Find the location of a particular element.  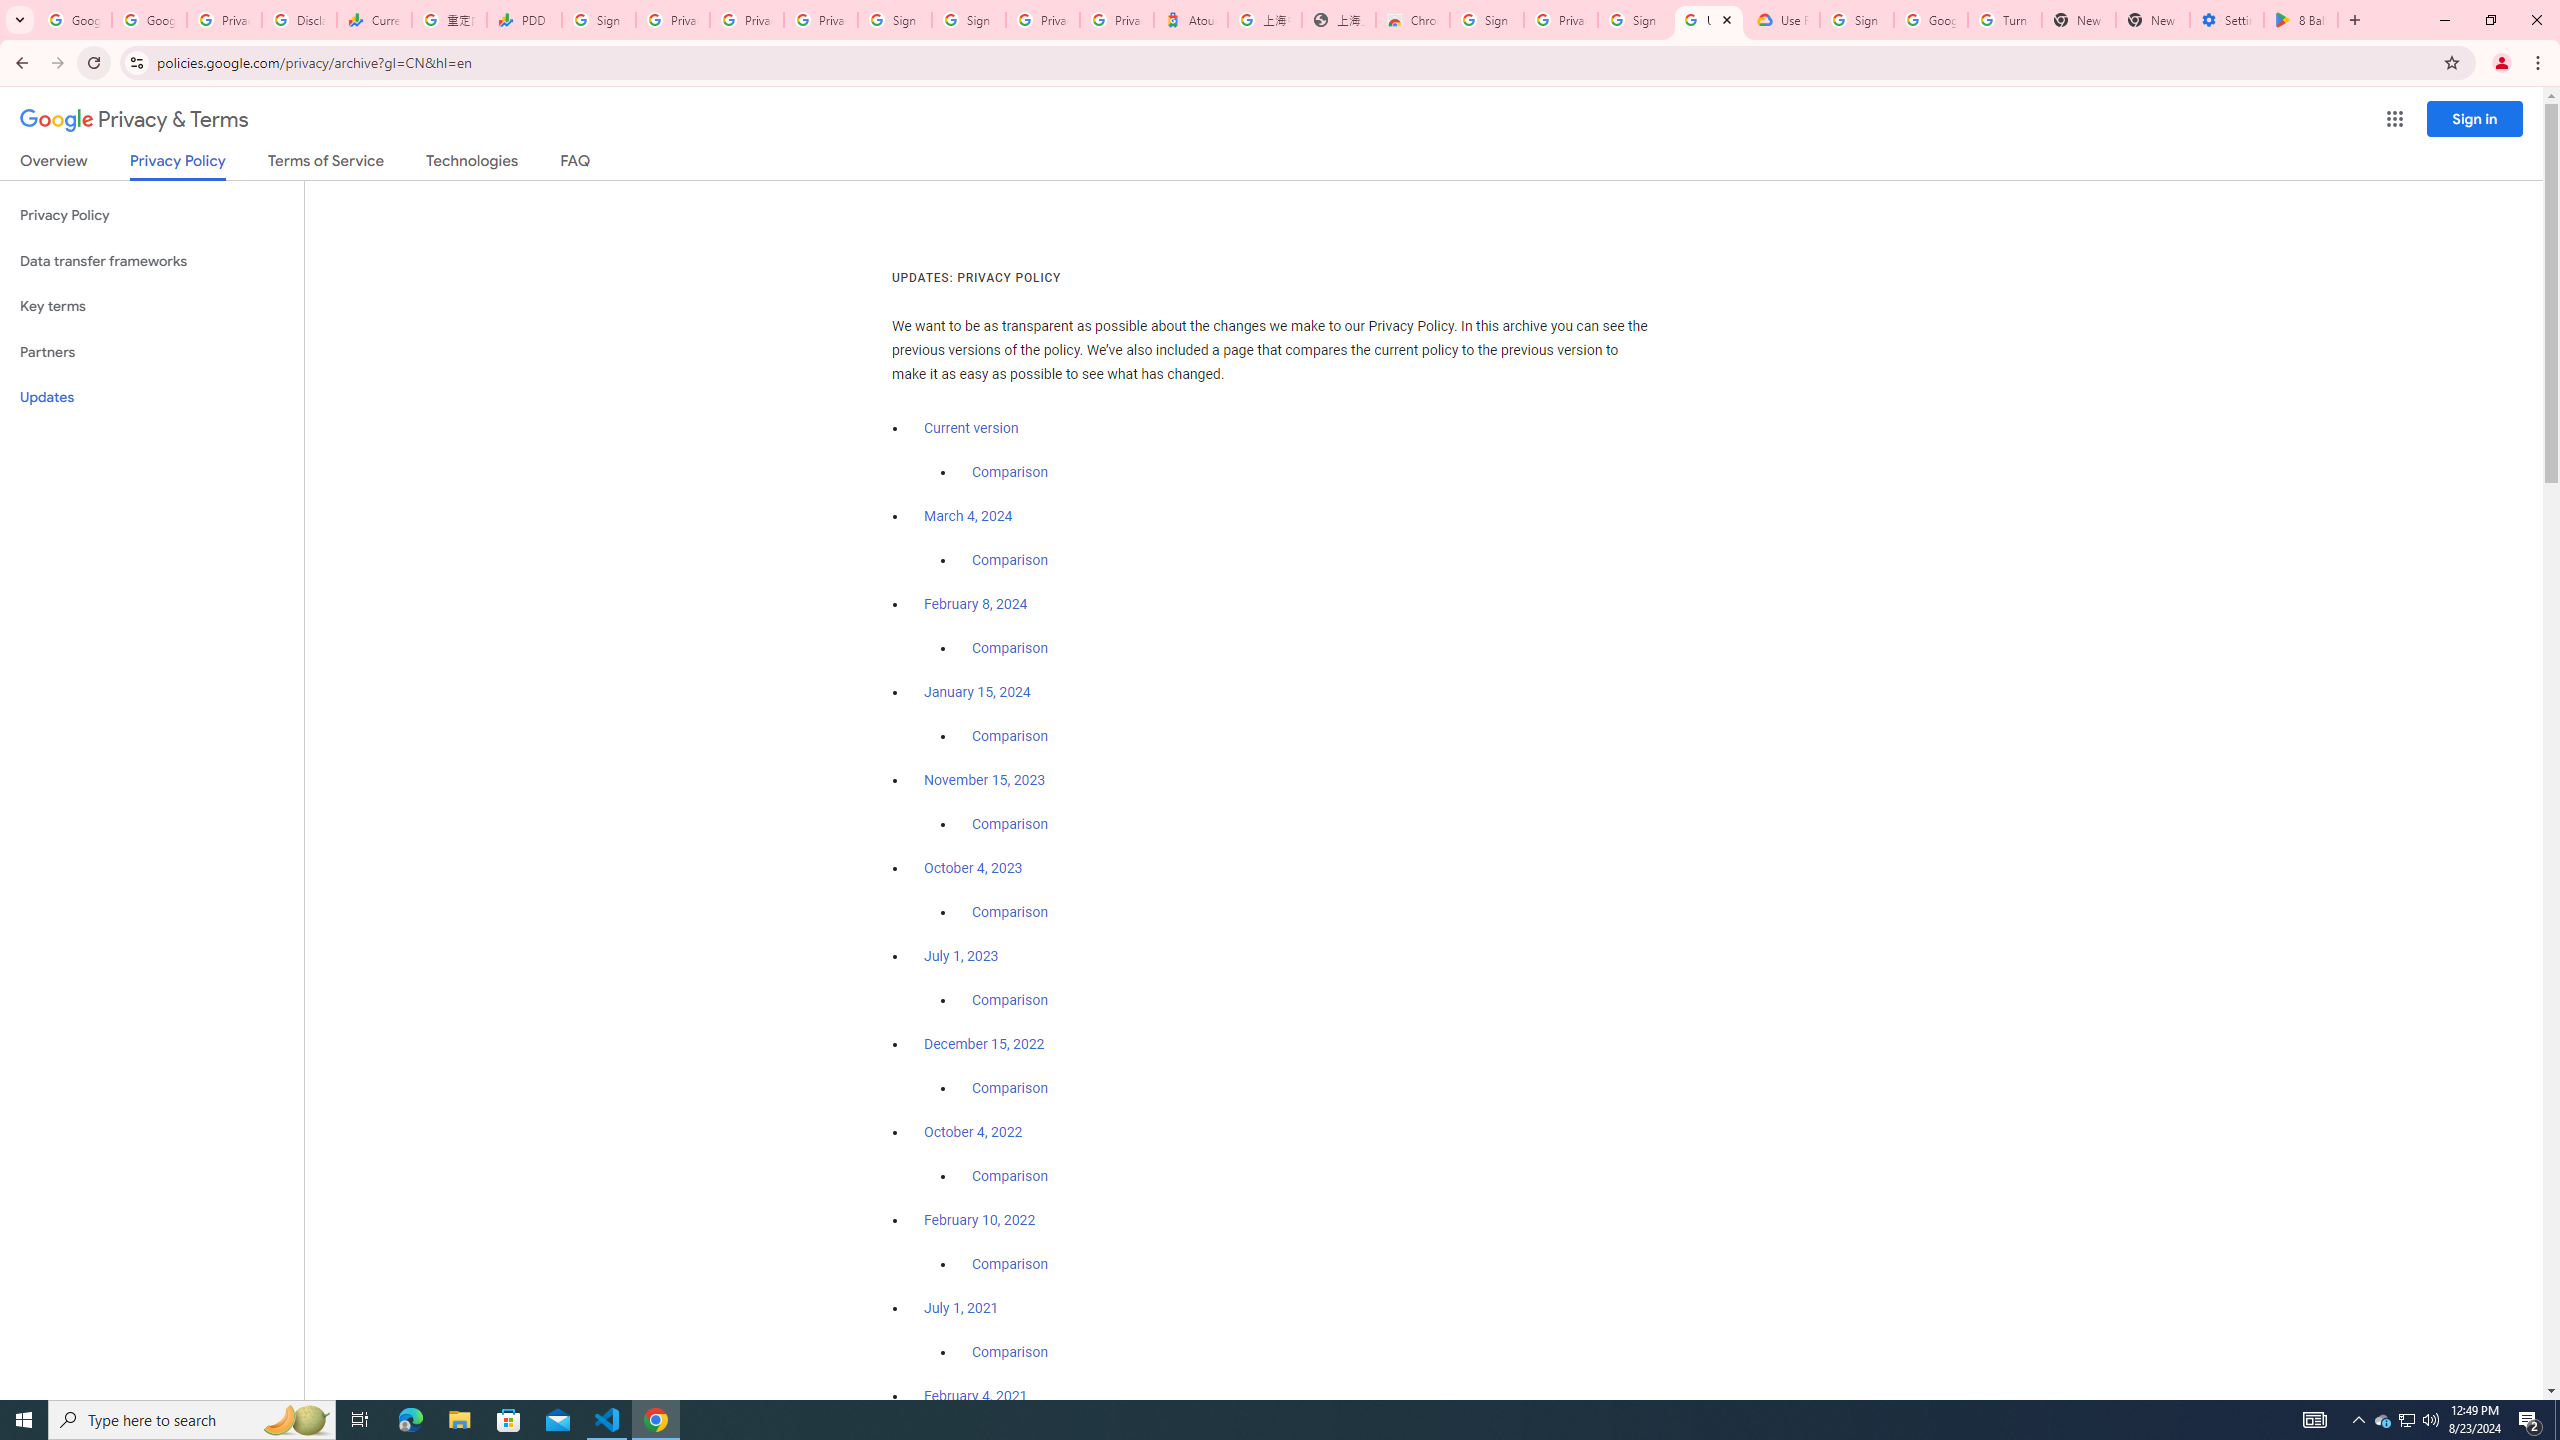

'Google Workspace Admin Community' is located at coordinates (73, 19).